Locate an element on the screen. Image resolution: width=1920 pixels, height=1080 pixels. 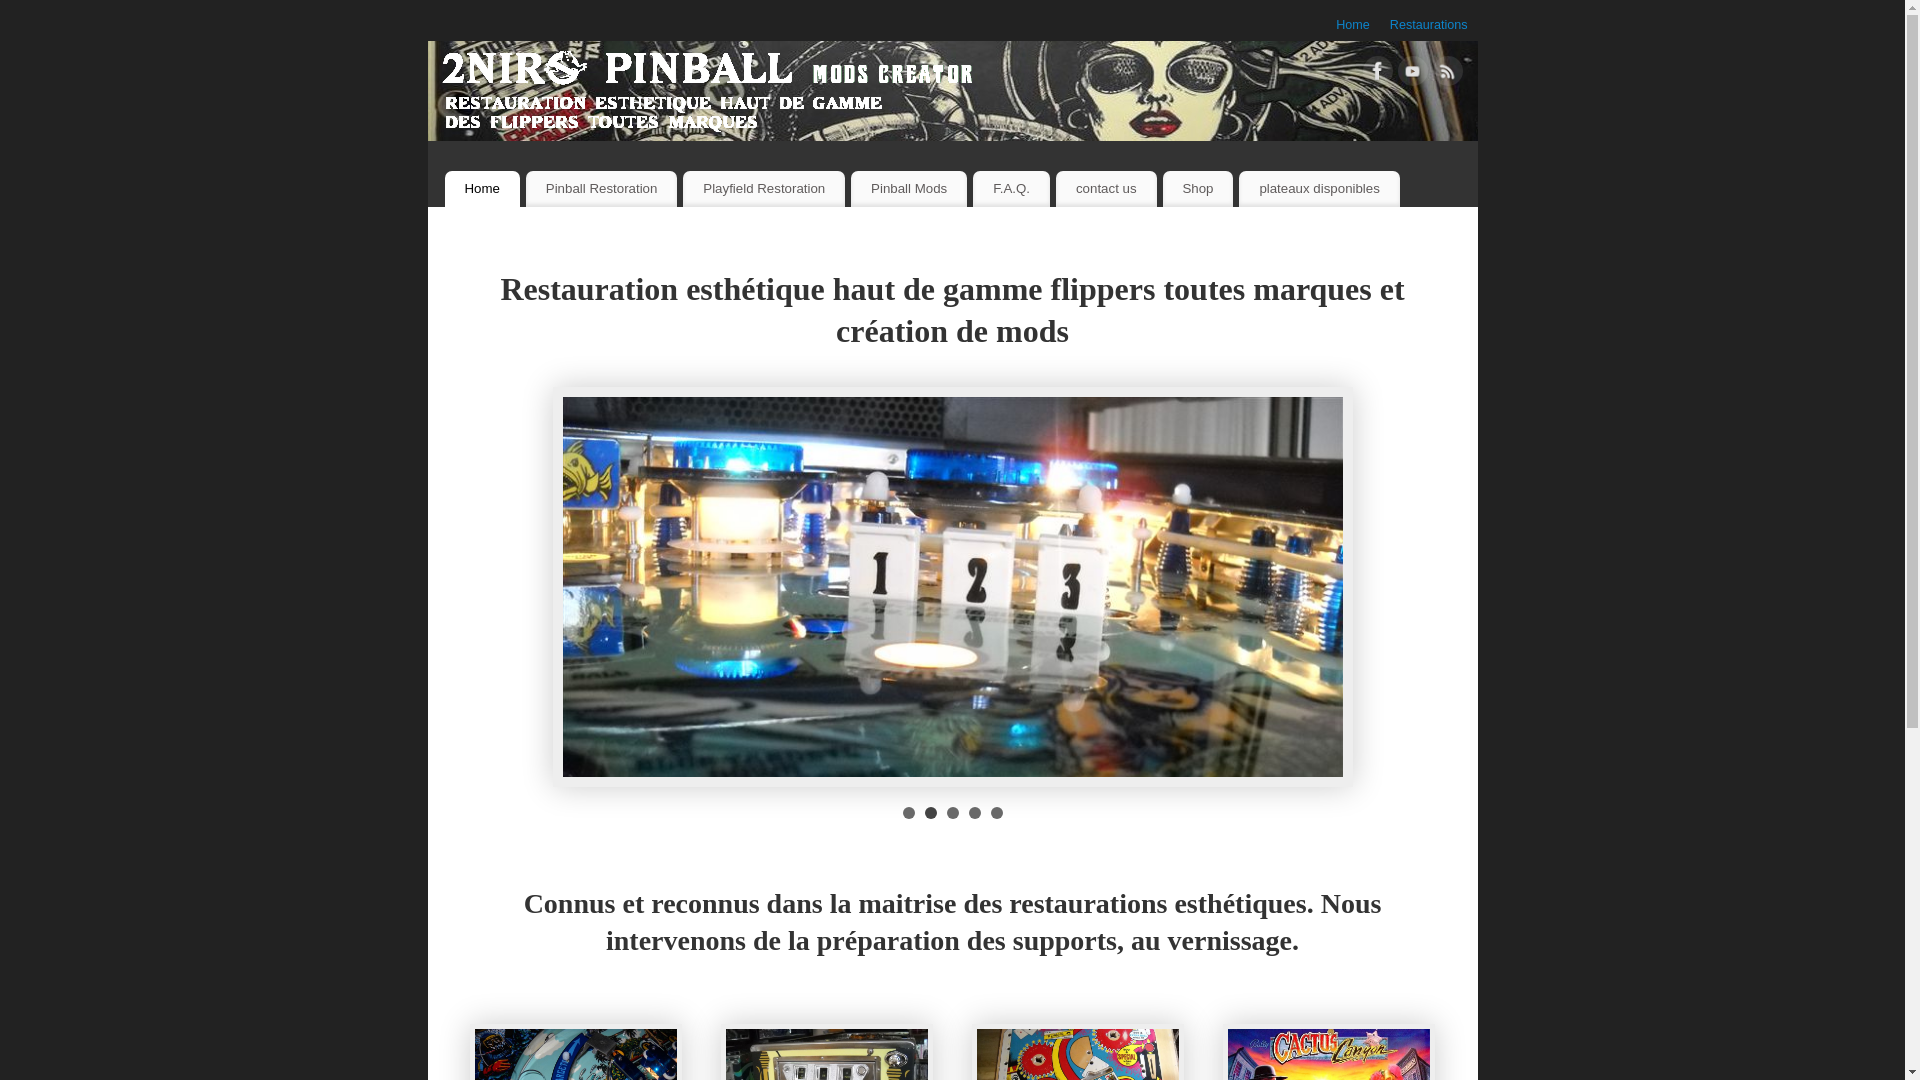
'contact us' is located at coordinates (1055, 189).